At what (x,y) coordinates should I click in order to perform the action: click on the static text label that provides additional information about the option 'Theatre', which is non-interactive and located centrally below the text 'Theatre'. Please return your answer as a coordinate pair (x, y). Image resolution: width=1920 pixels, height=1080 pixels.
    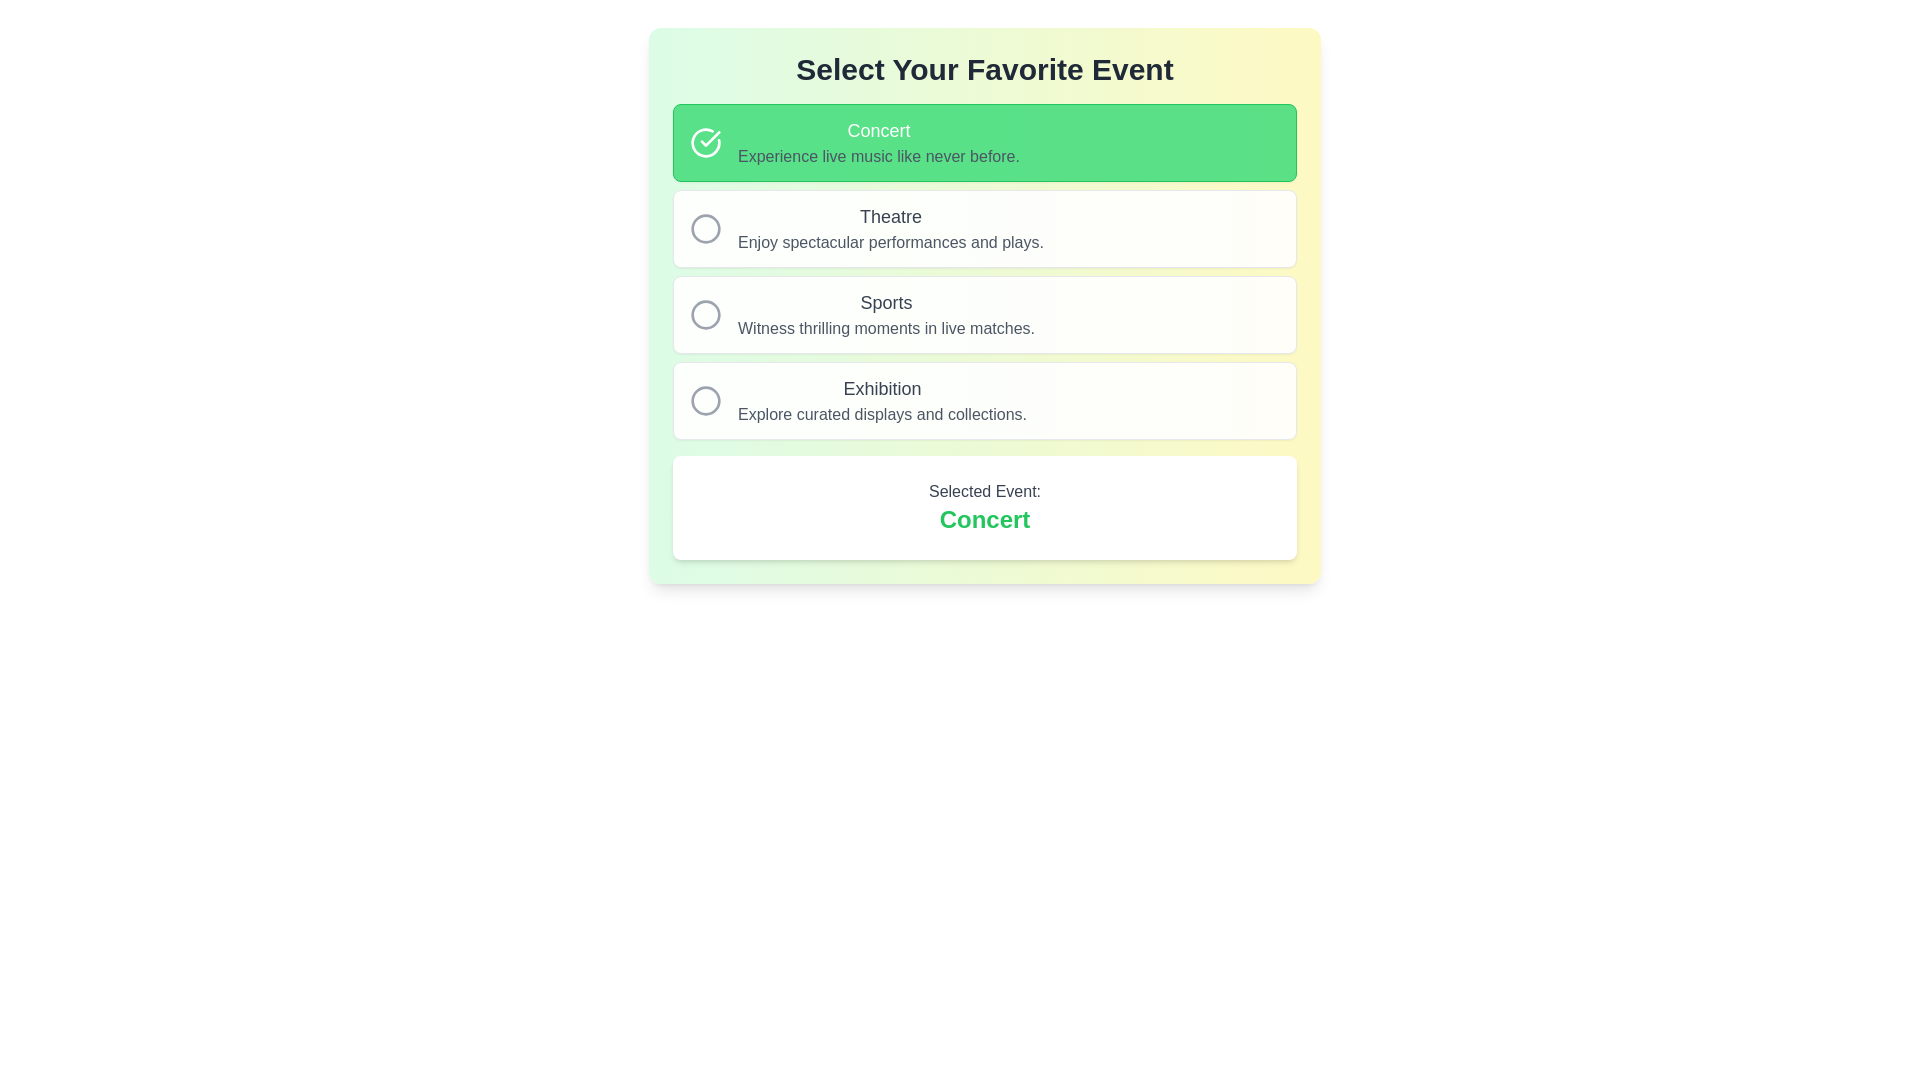
    Looking at the image, I should click on (889, 242).